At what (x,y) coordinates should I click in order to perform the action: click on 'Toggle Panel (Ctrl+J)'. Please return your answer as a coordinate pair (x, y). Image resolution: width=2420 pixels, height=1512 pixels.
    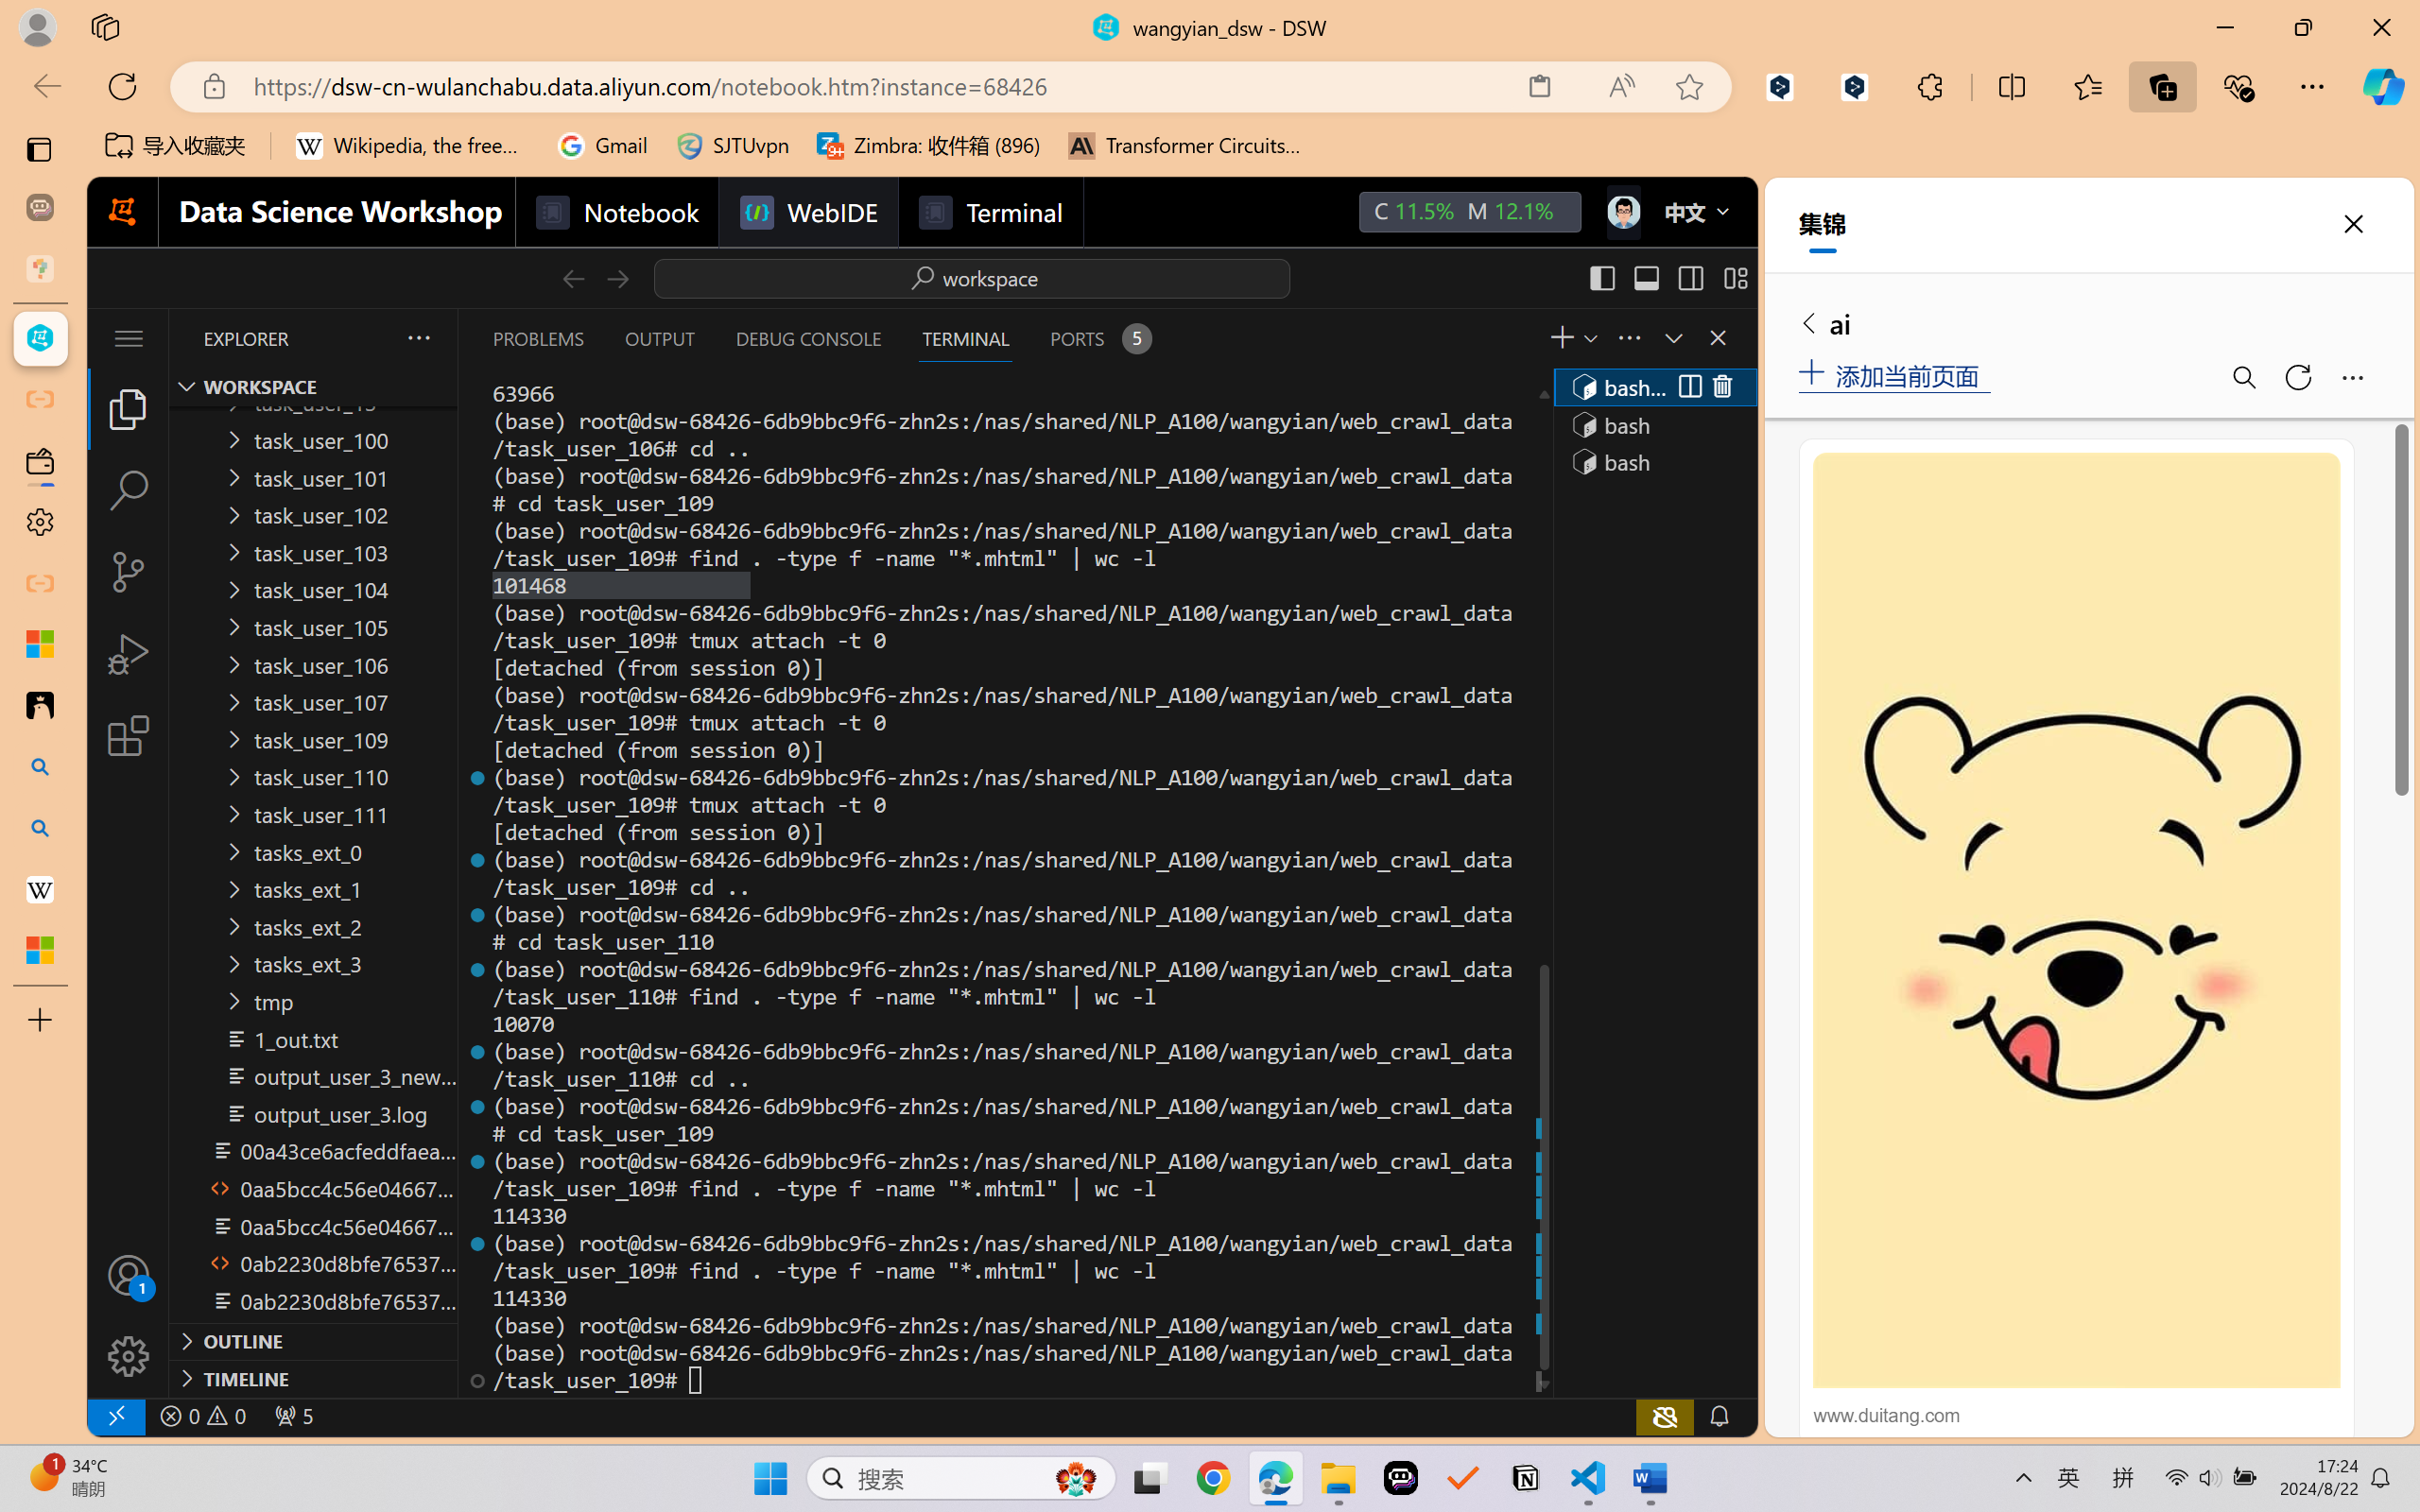
    Looking at the image, I should click on (1645, 277).